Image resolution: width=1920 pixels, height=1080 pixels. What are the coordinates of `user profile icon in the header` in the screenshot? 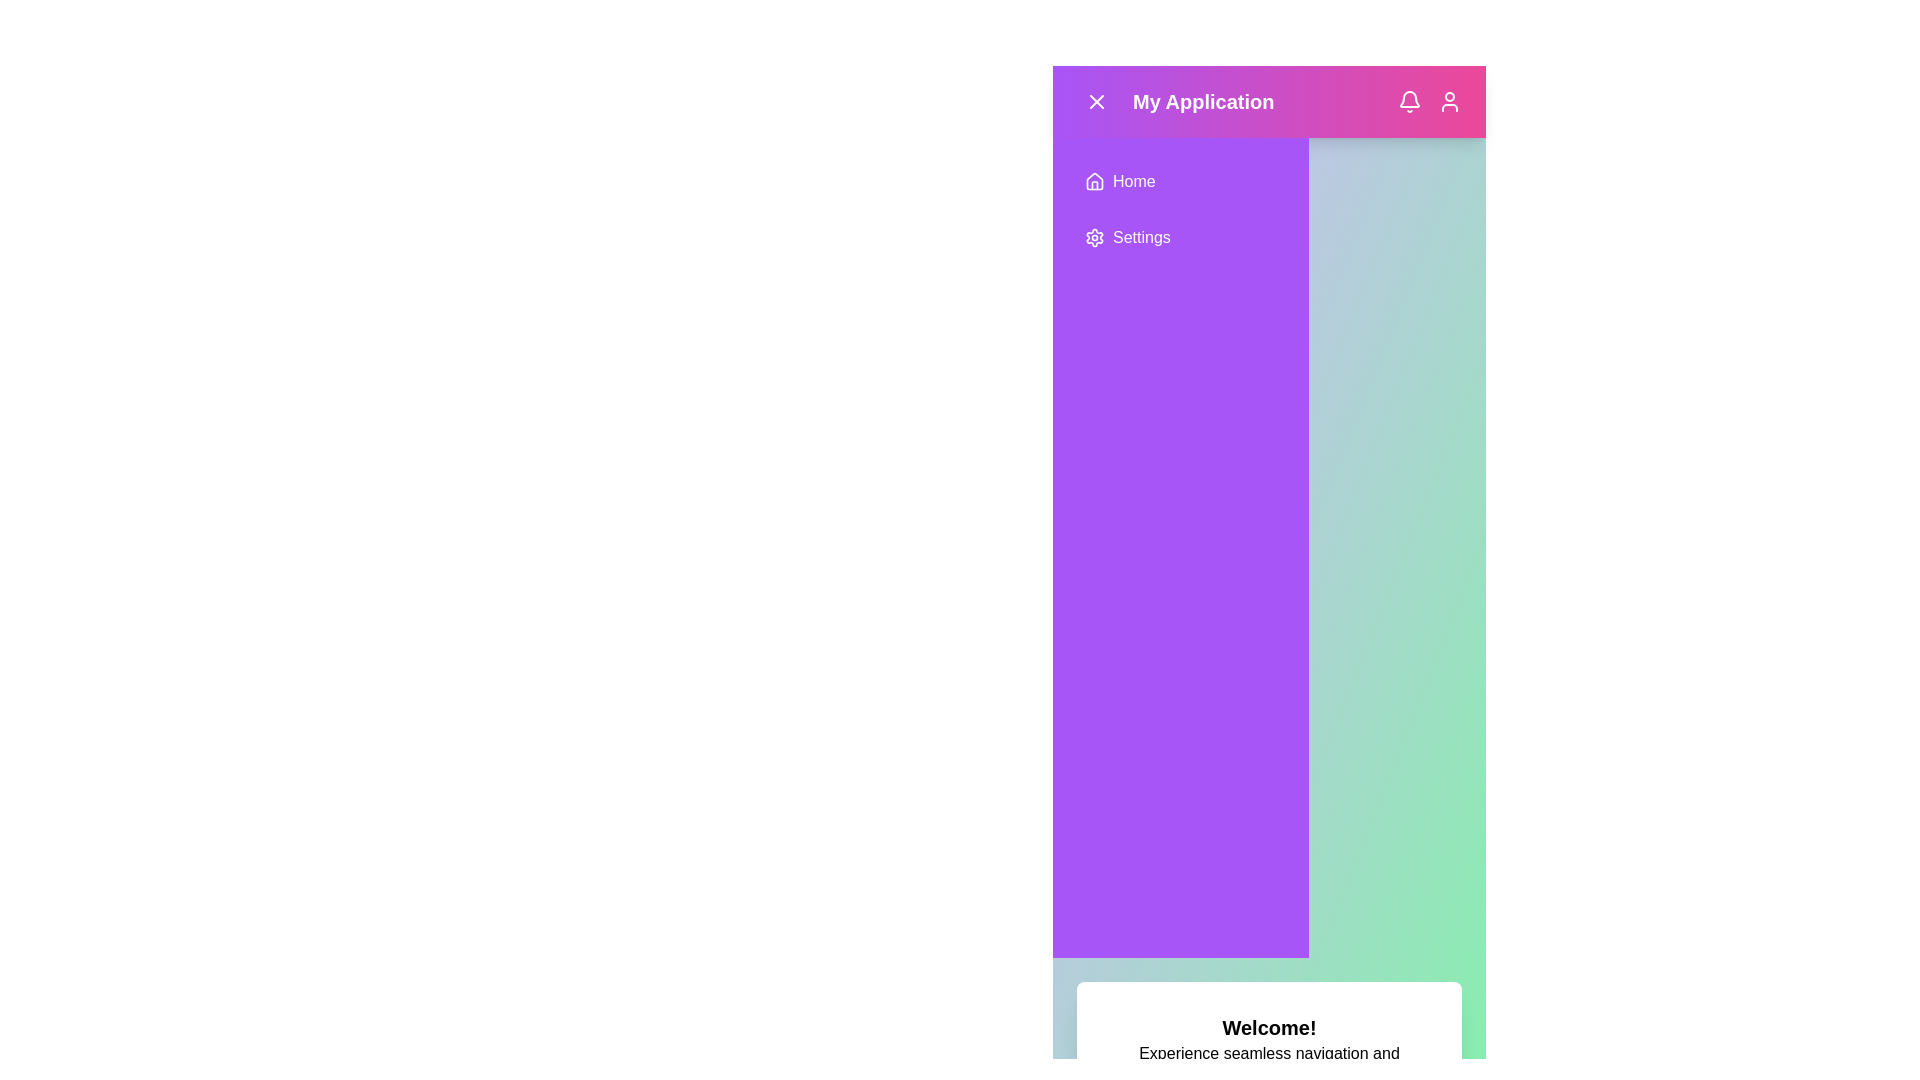 It's located at (1449, 101).